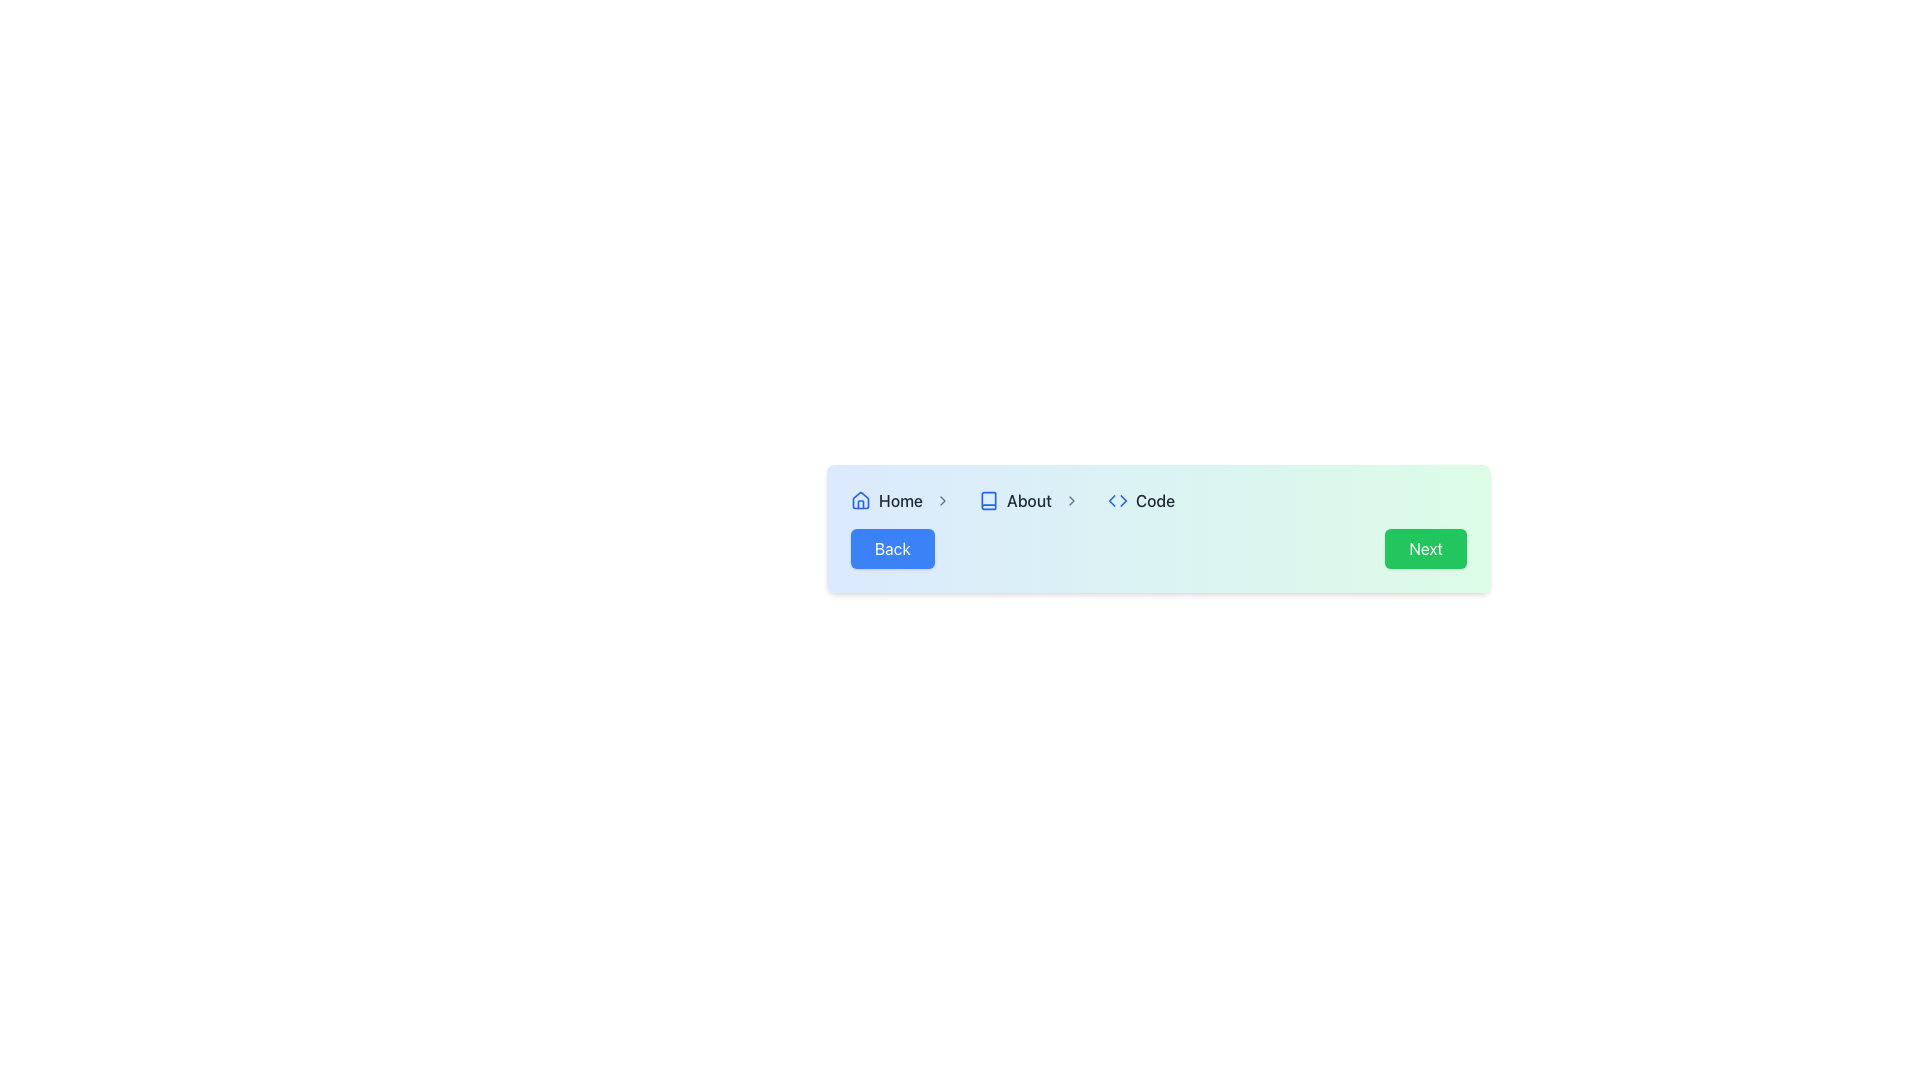 The height and width of the screenshot is (1080, 1920). I want to click on the 'About' icon in the breadcrumb navigation bar, which is positioned to the left of the 'About' label and to the right of the home icon, so click(988, 500).